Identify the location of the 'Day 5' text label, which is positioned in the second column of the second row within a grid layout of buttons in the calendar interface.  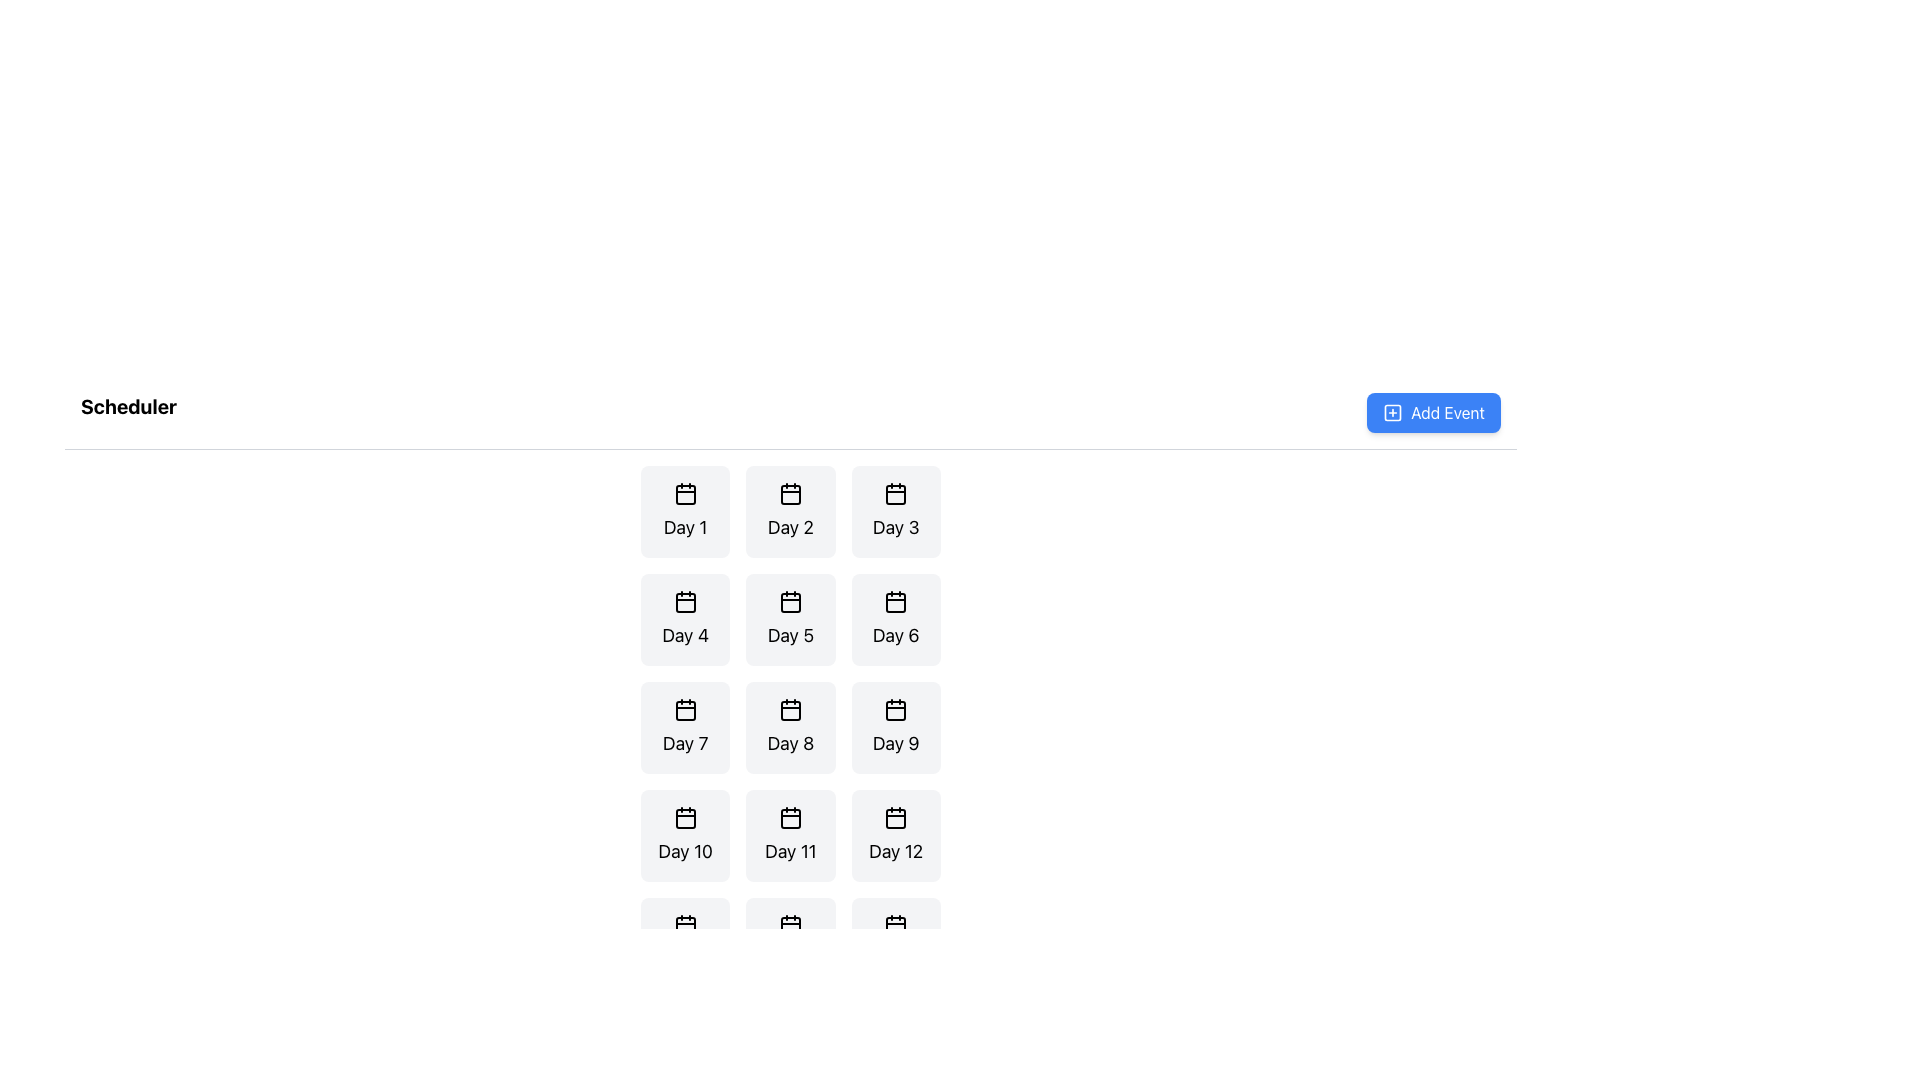
(790, 636).